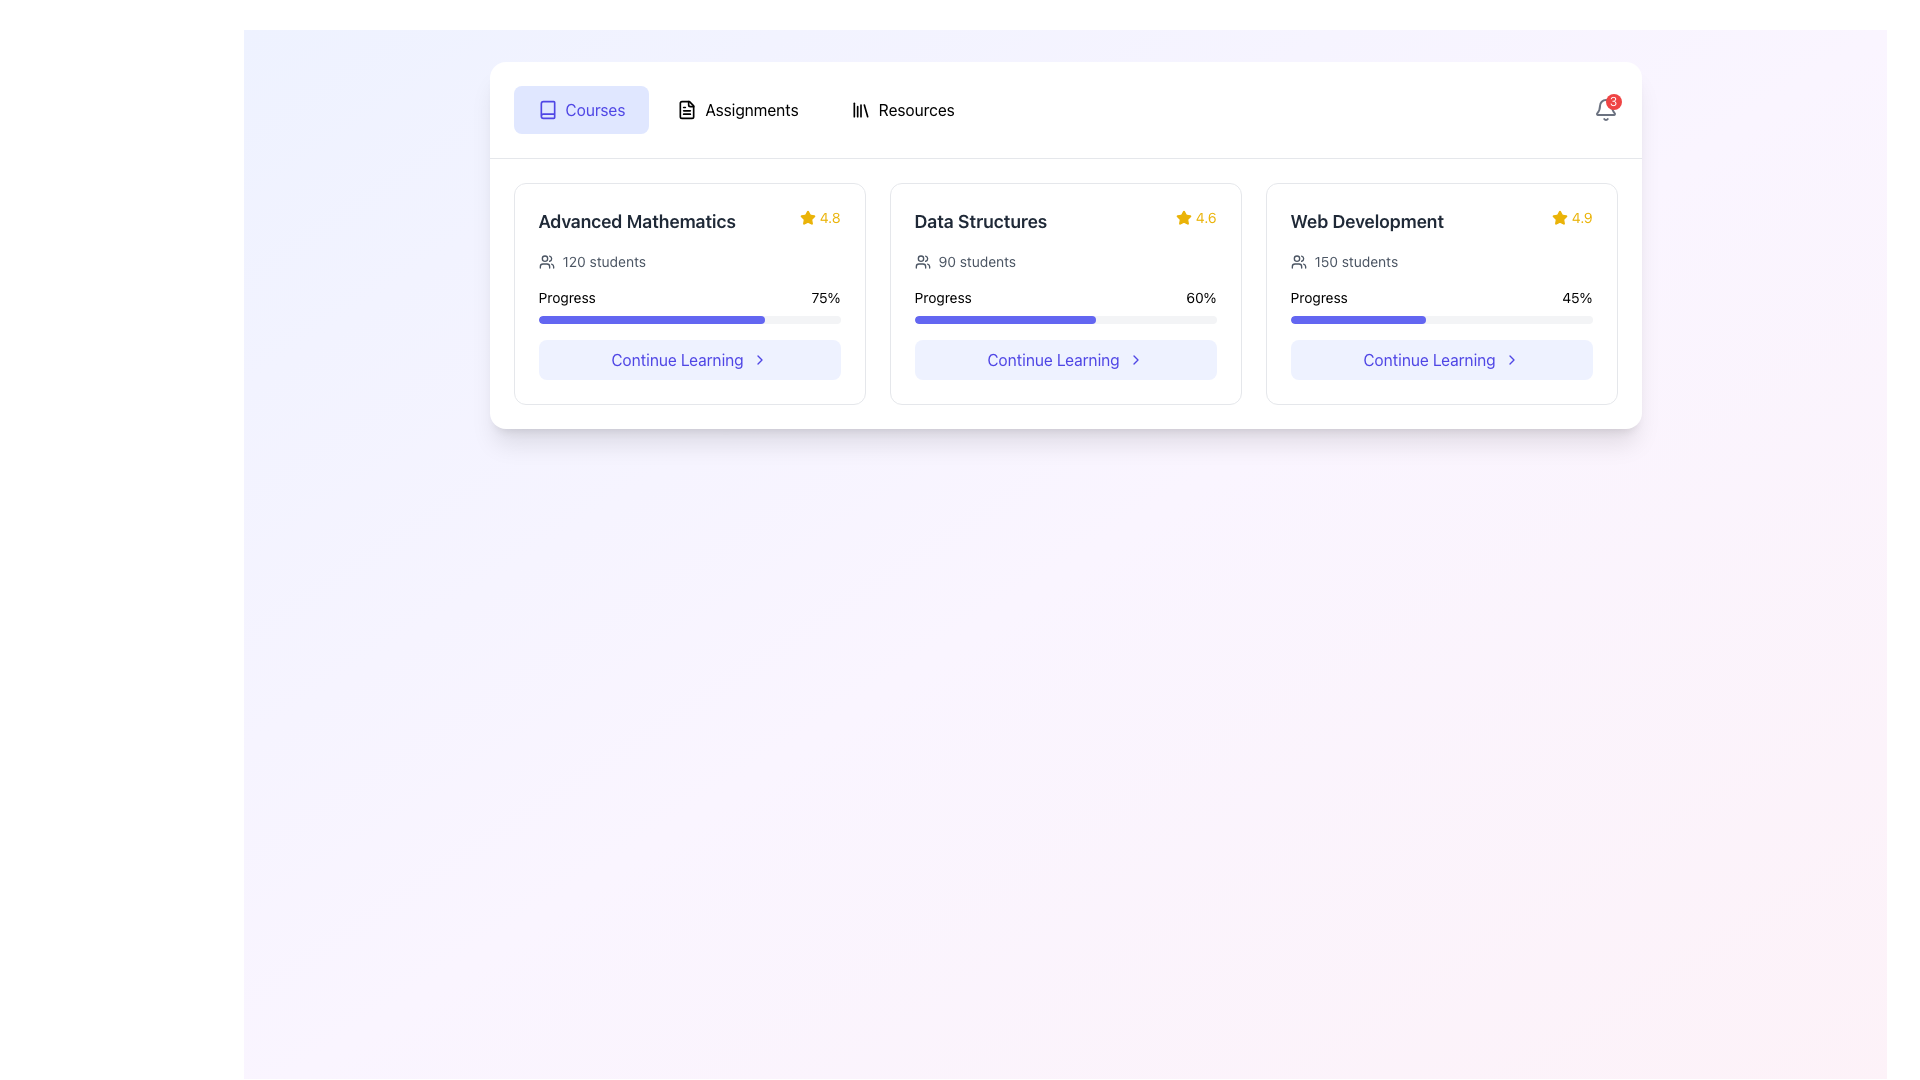  What do you see at coordinates (1205, 218) in the screenshot?
I see `the numeric rating display for the 'Data Structures' course, located at the top-right corner next to the yellow star icon` at bounding box center [1205, 218].